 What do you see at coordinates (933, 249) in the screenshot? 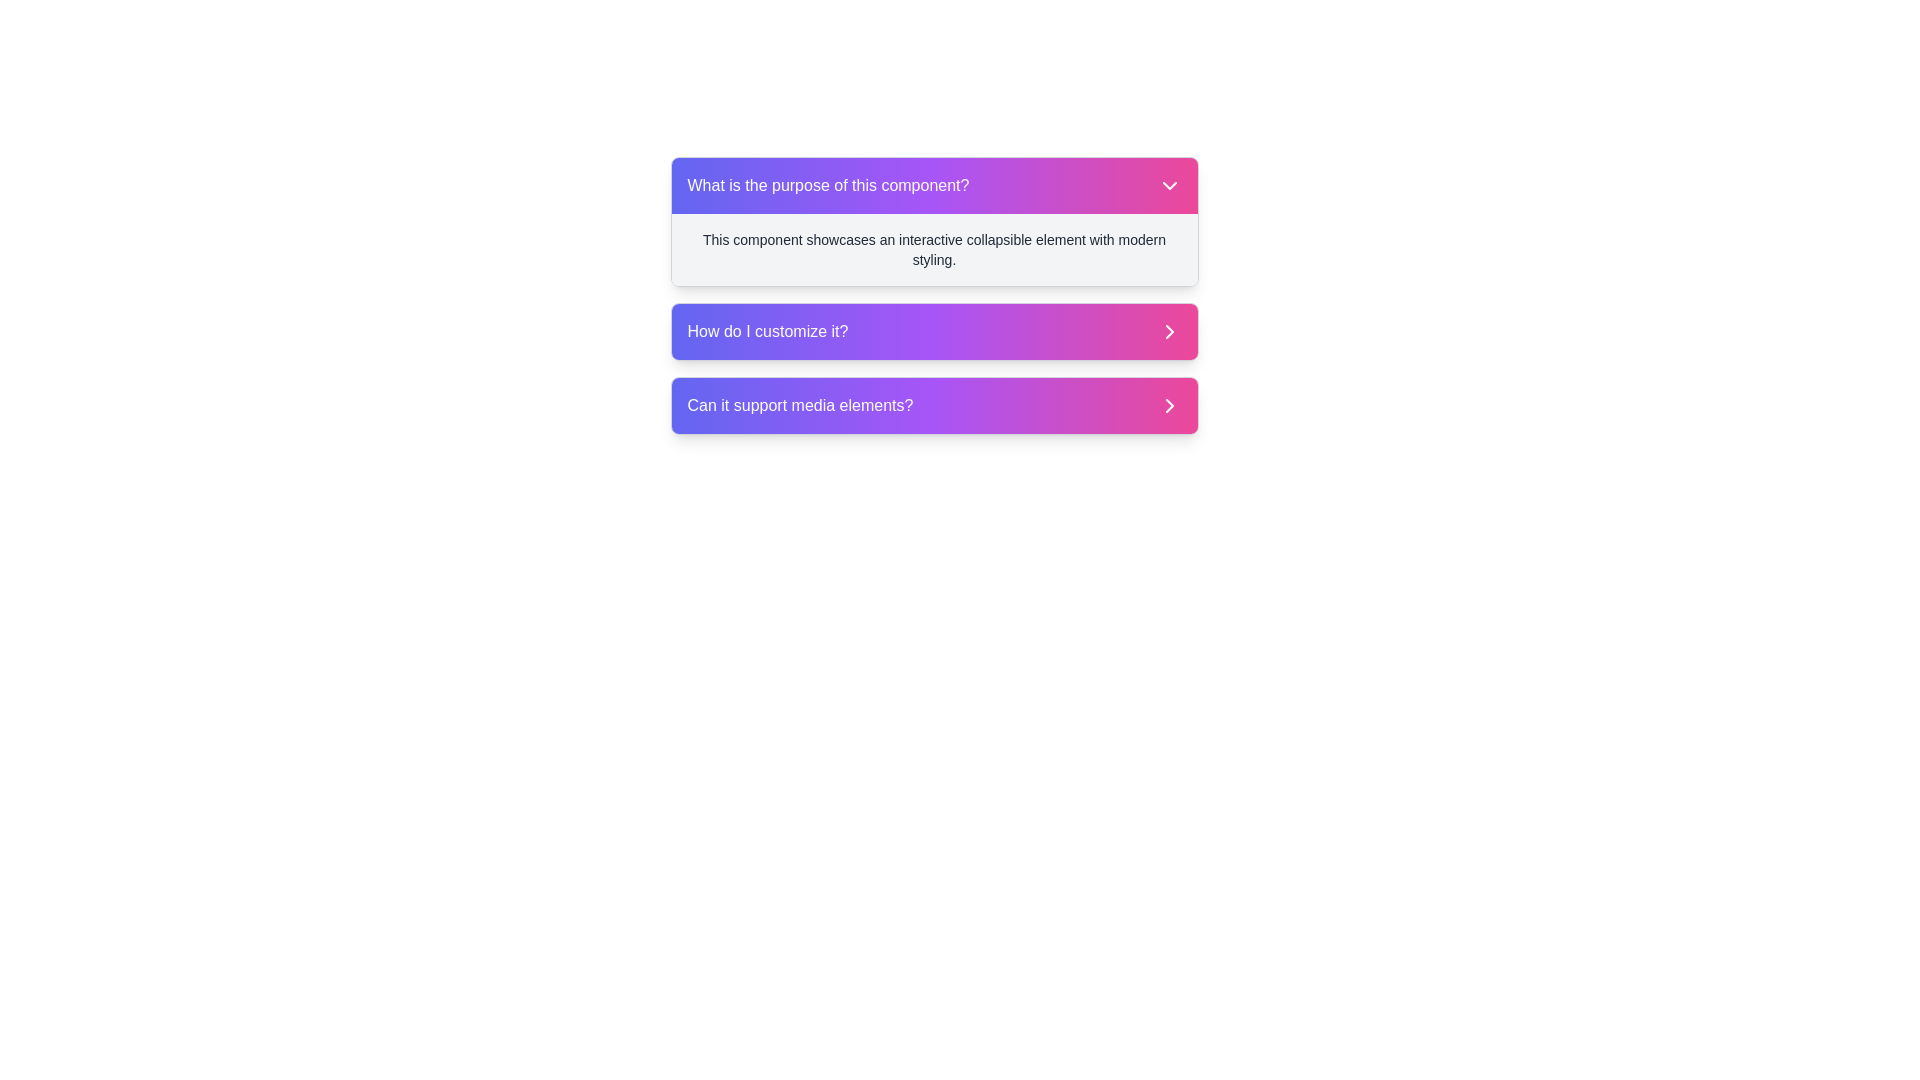
I see `the informational text element explaining the purpose of the collapsible component, located underneath the title 'What is the purpose of this component?'` at bounding box center [933, 249].